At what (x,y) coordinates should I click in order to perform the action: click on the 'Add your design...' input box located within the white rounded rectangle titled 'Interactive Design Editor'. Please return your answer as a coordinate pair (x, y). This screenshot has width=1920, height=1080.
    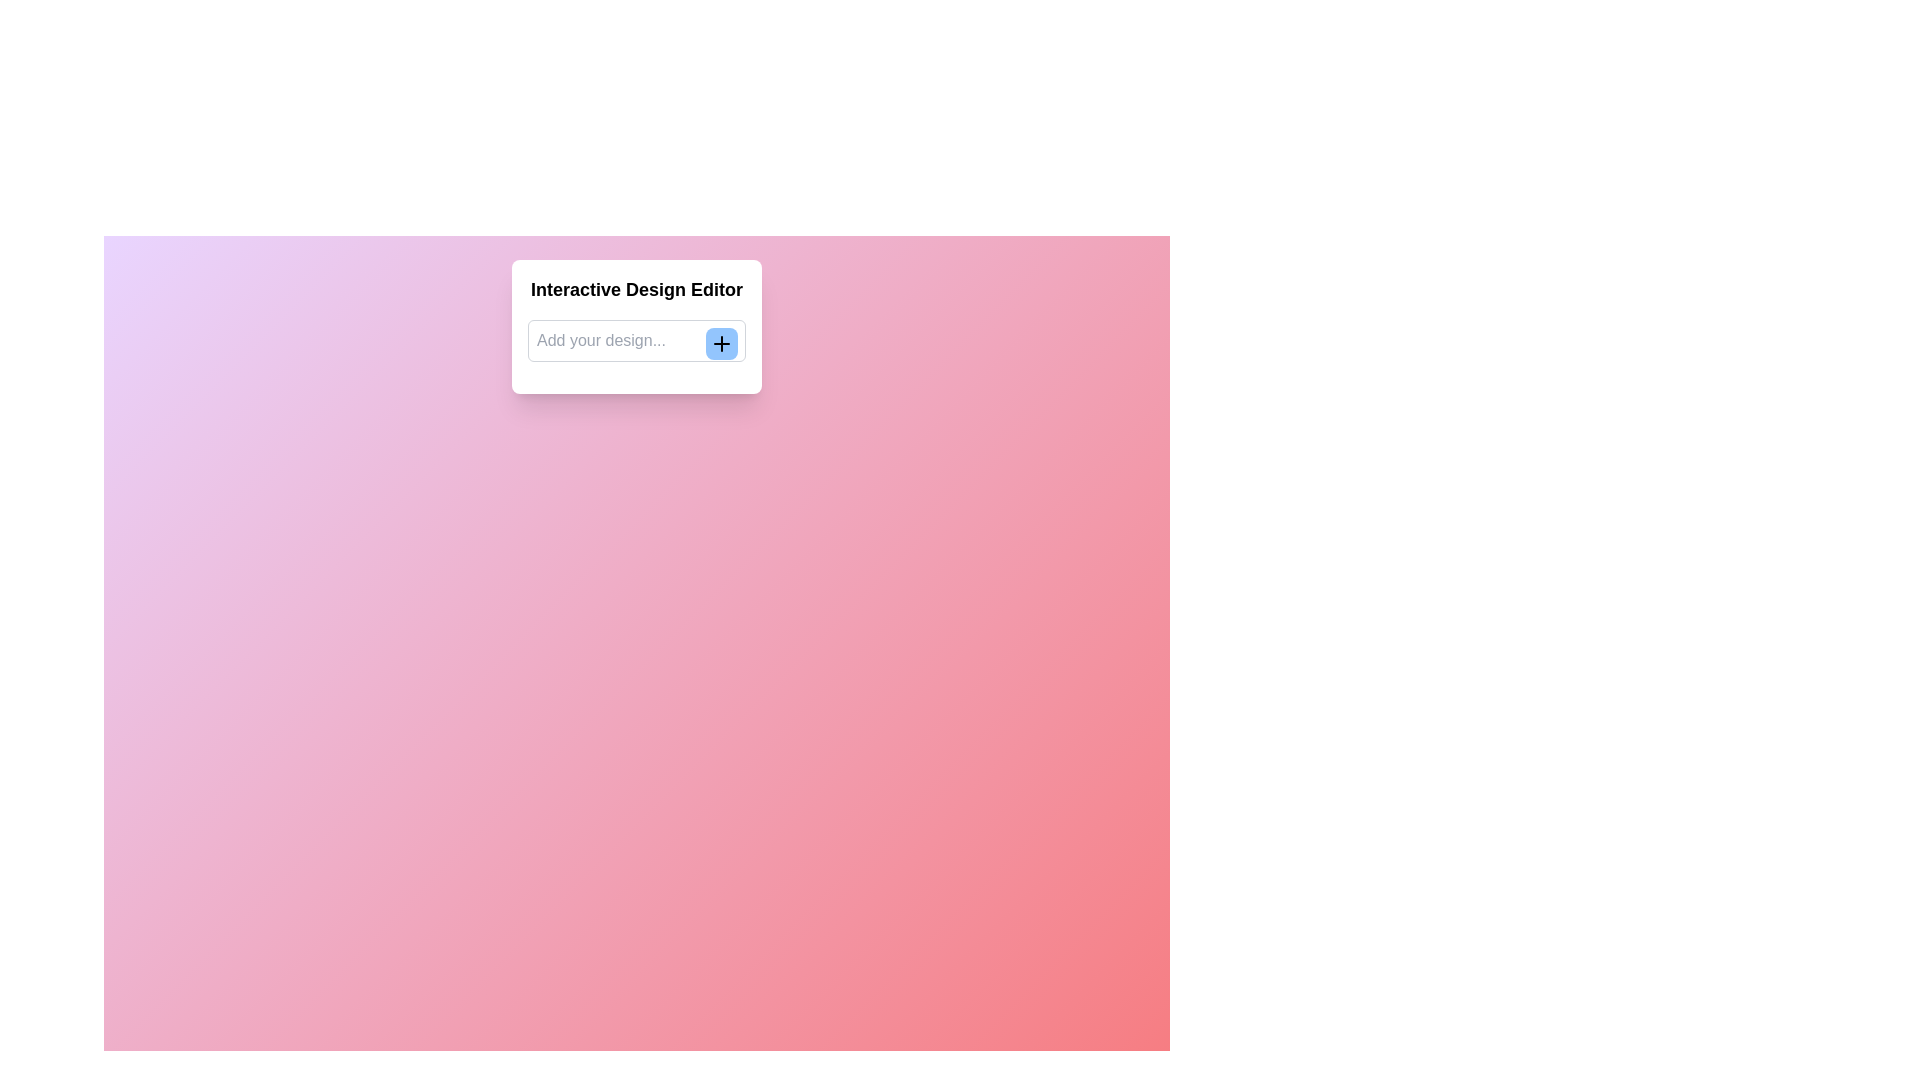
    Looking at the image, I should click on (636, 326).